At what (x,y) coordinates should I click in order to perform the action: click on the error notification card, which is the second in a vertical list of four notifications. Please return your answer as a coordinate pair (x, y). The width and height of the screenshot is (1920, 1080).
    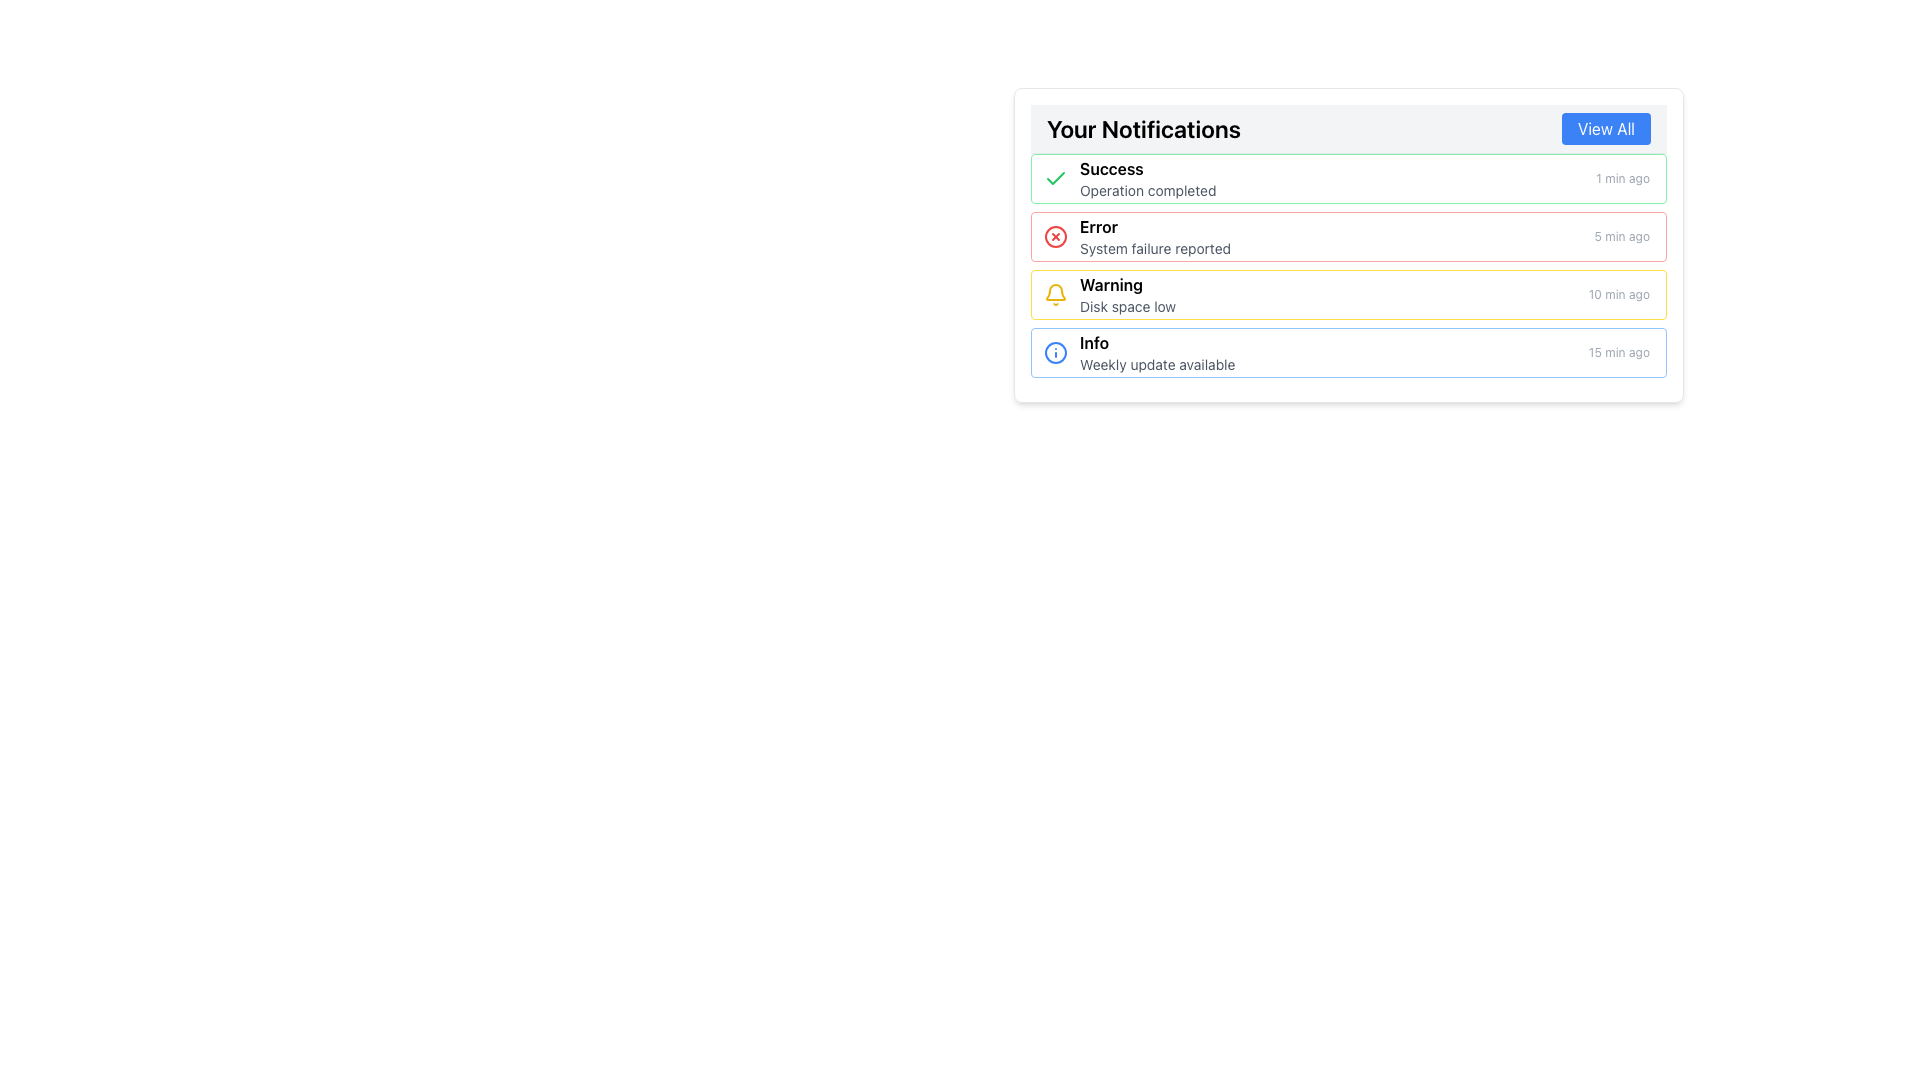
    Looking at the image, I should click on (1348, 235).